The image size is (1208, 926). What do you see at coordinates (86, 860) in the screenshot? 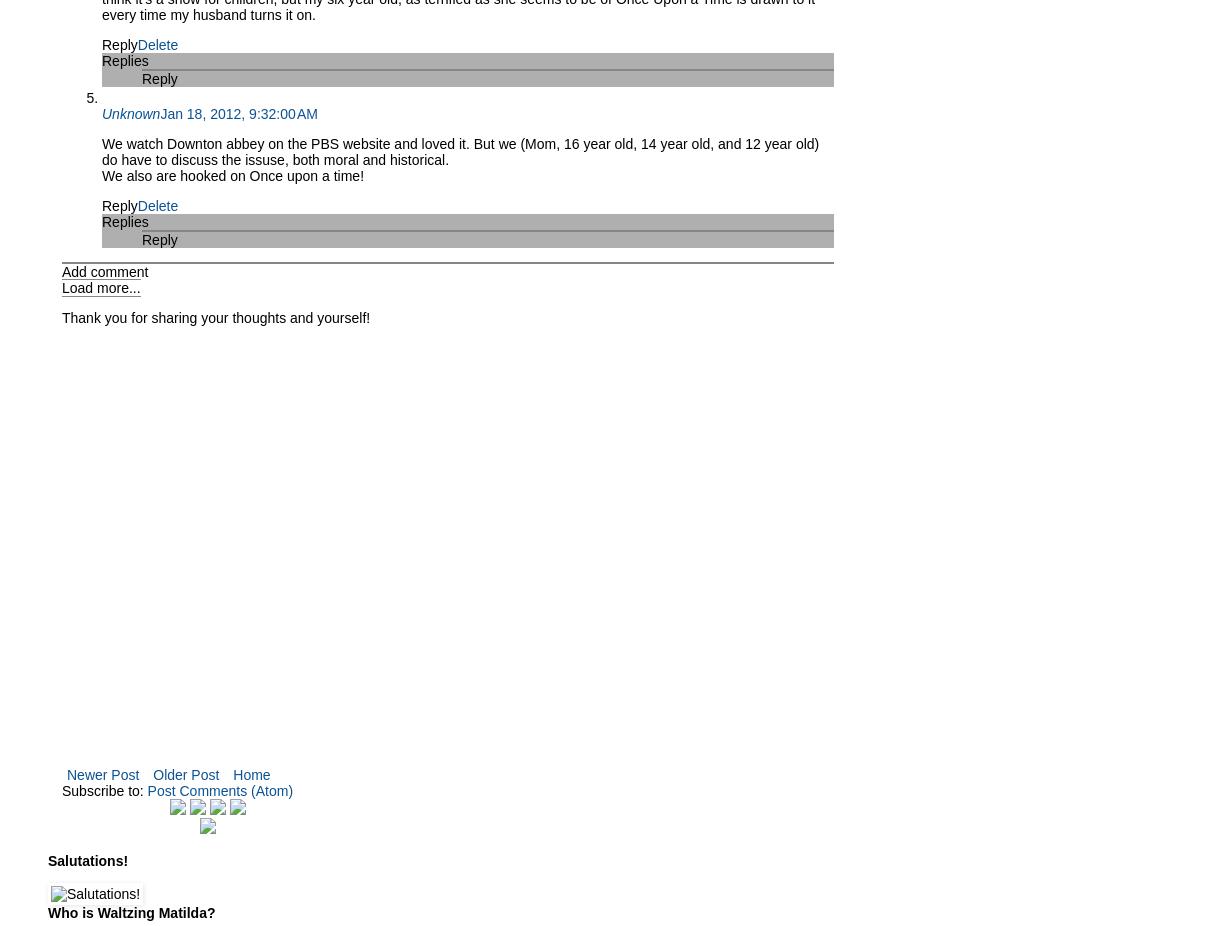
I see `'Salutations!'` at bounding box center [86, 860].